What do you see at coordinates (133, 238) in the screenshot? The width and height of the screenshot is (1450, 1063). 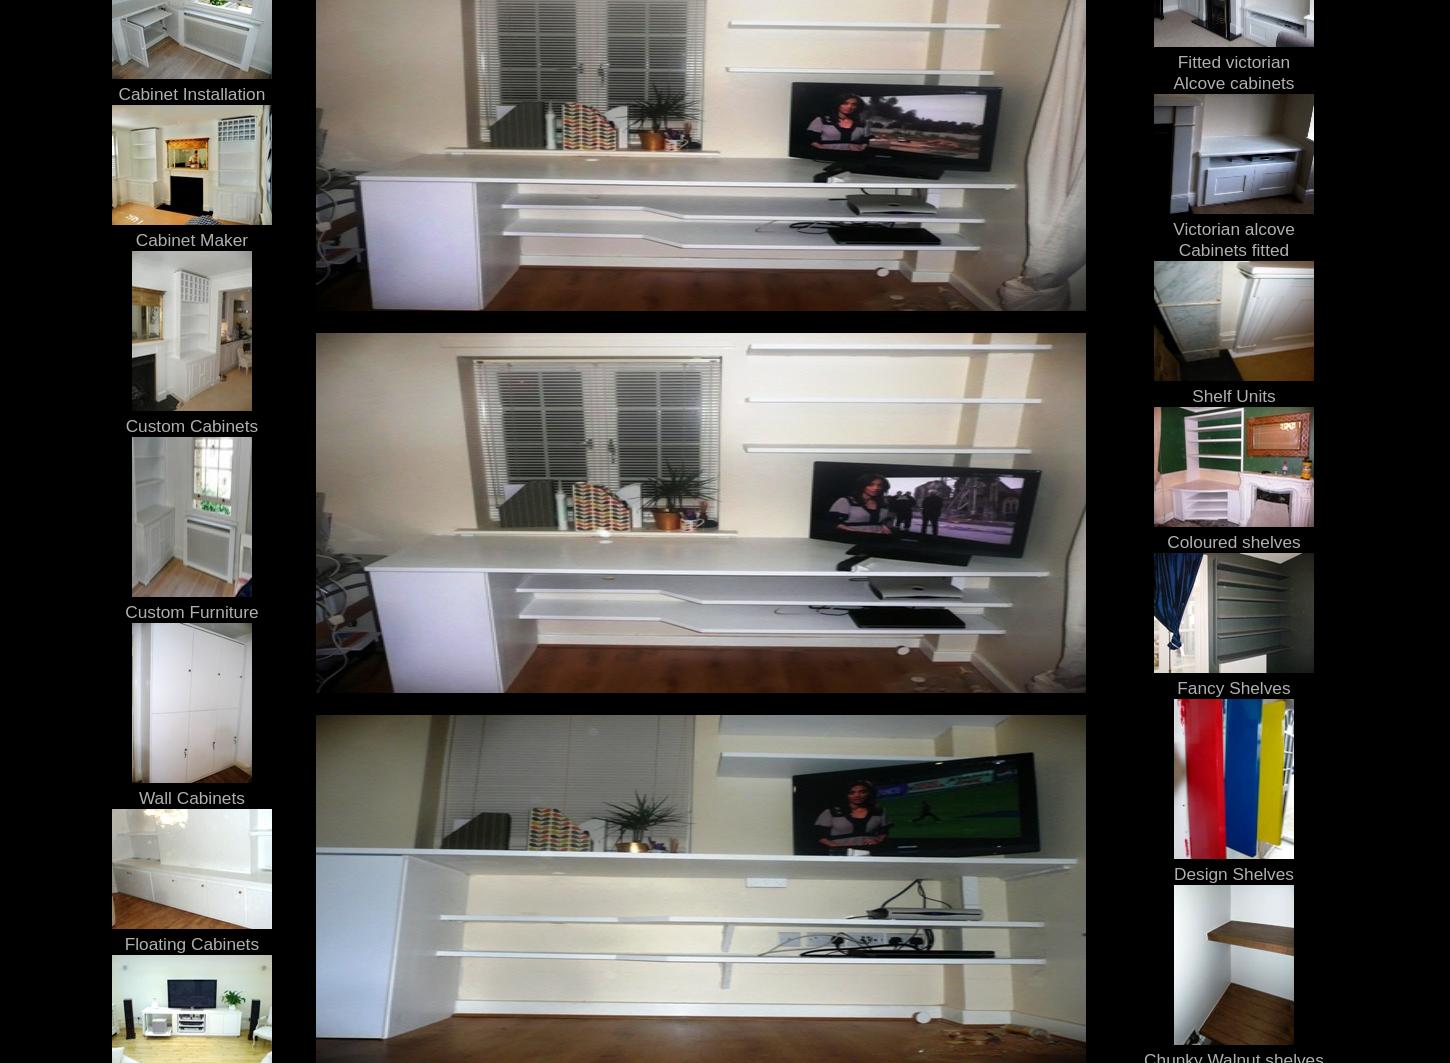 I see `'Cabinet Maker'` at bounding box center [133, 238].